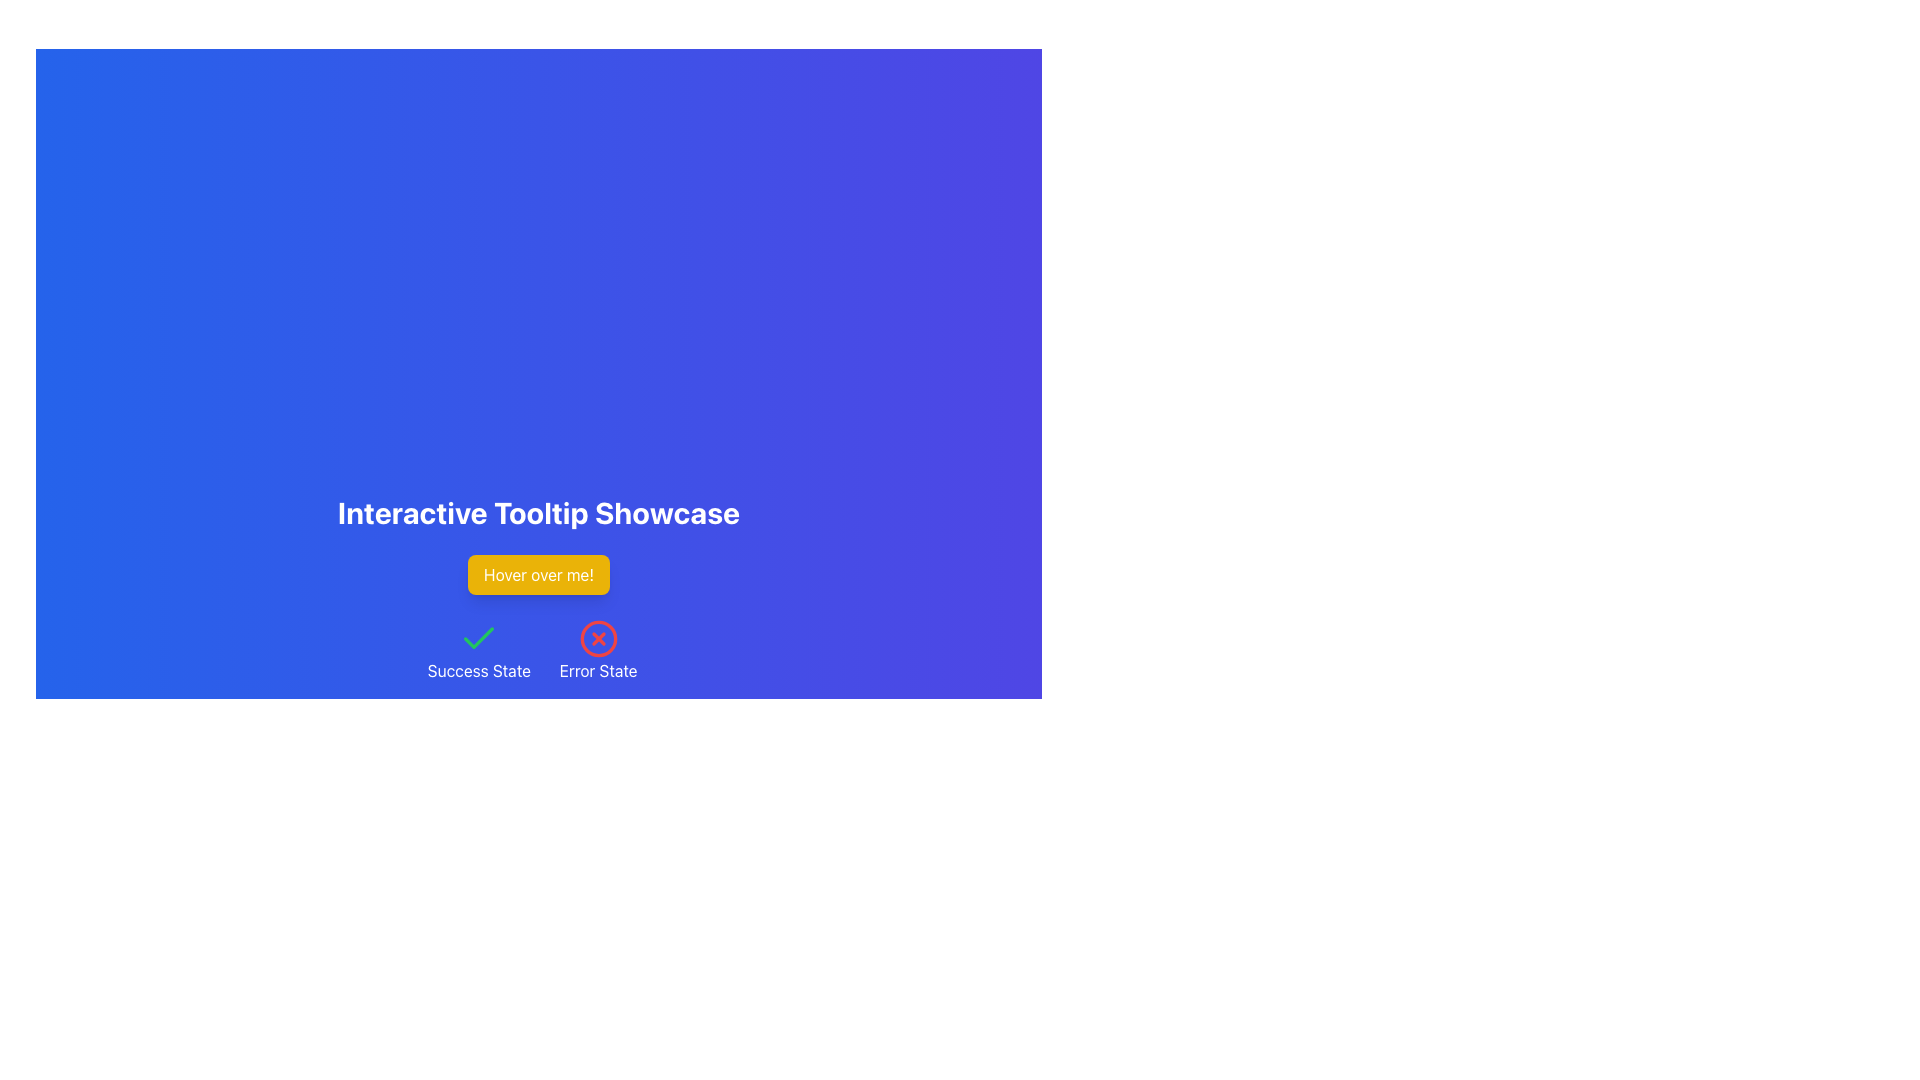 The width and height of the screenshot is (1920, 1080). Describe the element at coordinates (538, 574) in the screenshot. I see `the rounded rectangular button labeled 'Hover over me!' with a vibrant yellow background to trigger a tooltip or visual change` at that location.